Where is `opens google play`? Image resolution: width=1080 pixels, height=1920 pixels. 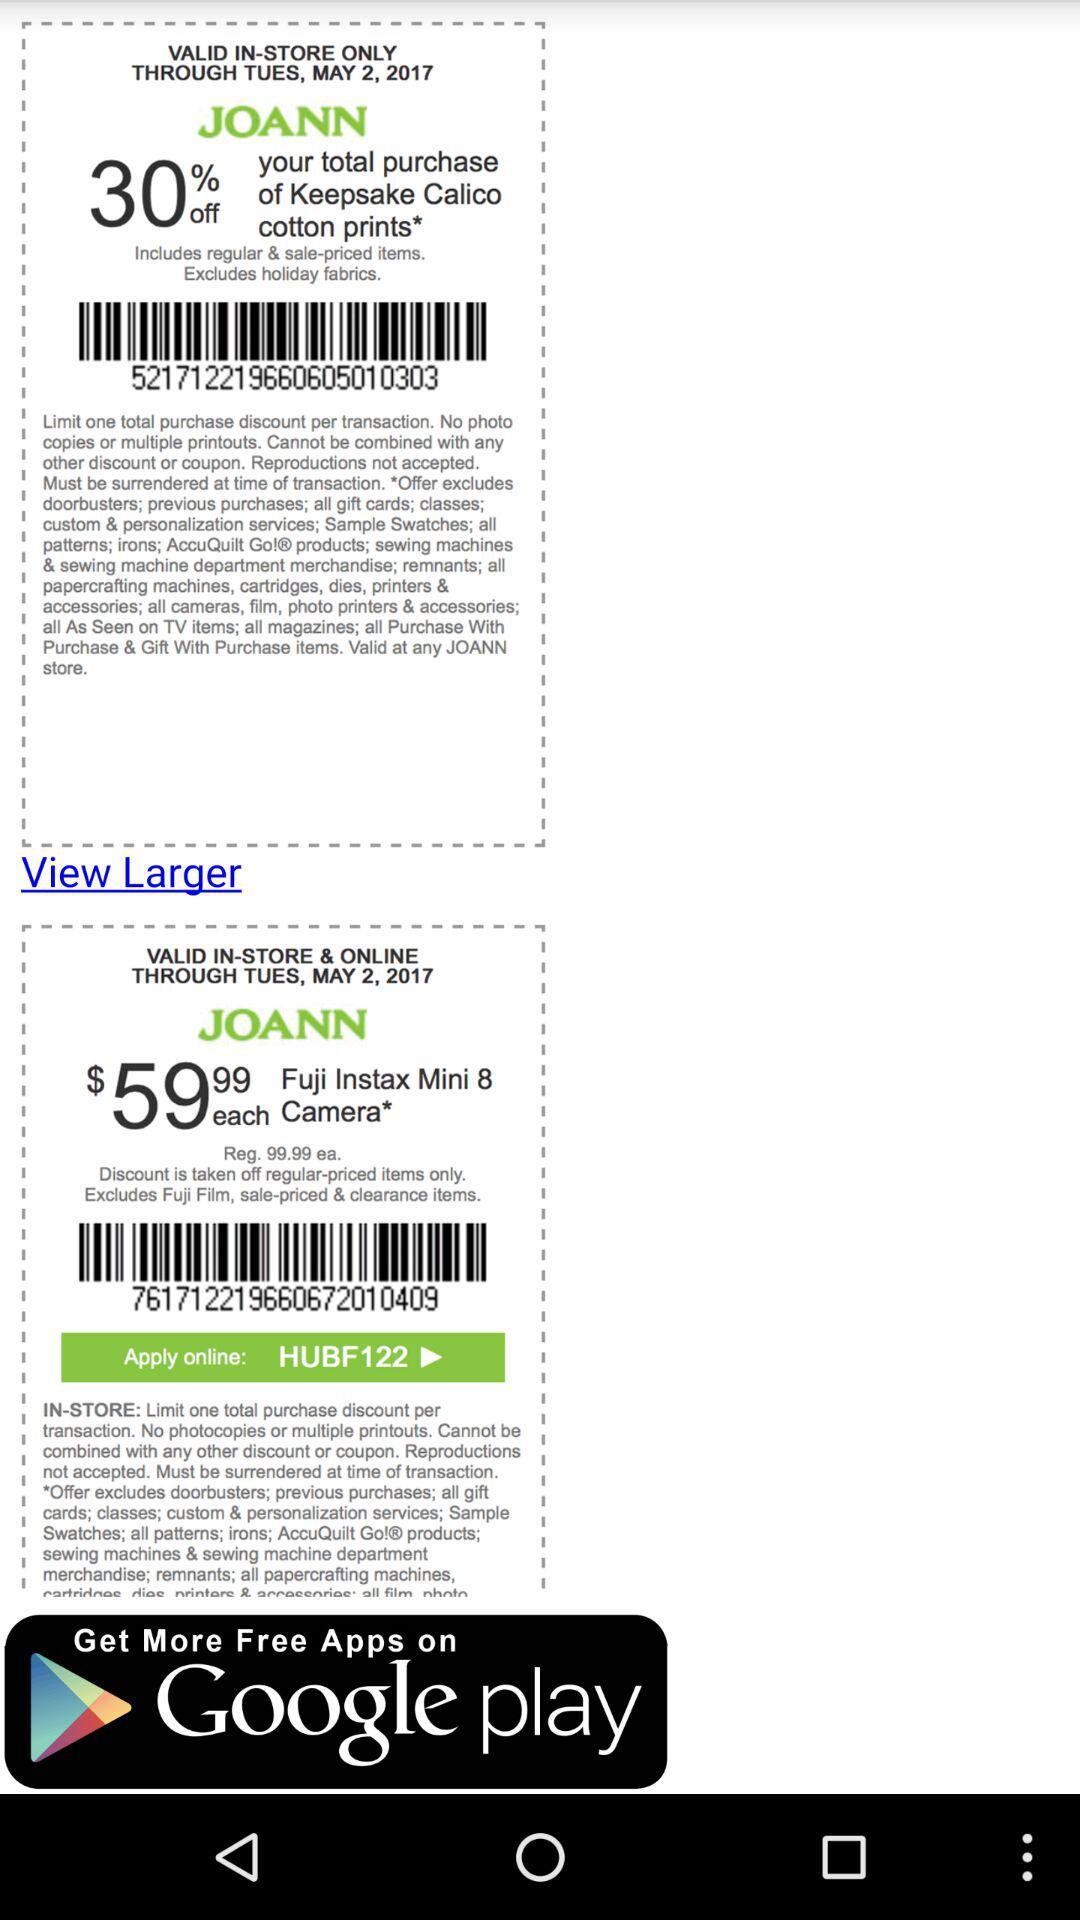
opens google play is located at coordinates (334, 1701).